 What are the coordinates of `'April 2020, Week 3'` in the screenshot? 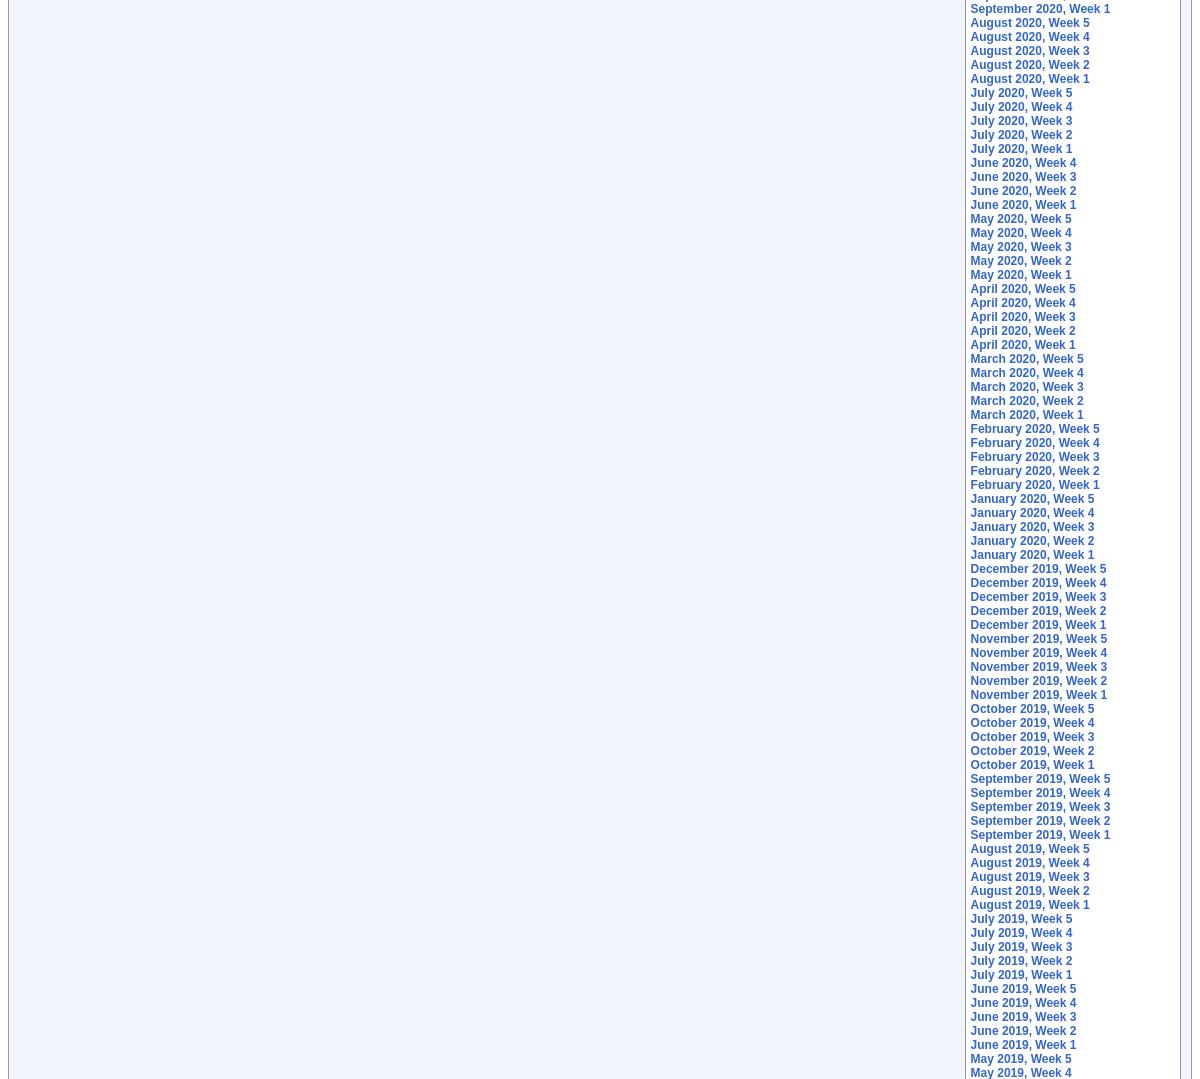 It's located at (969, 316).